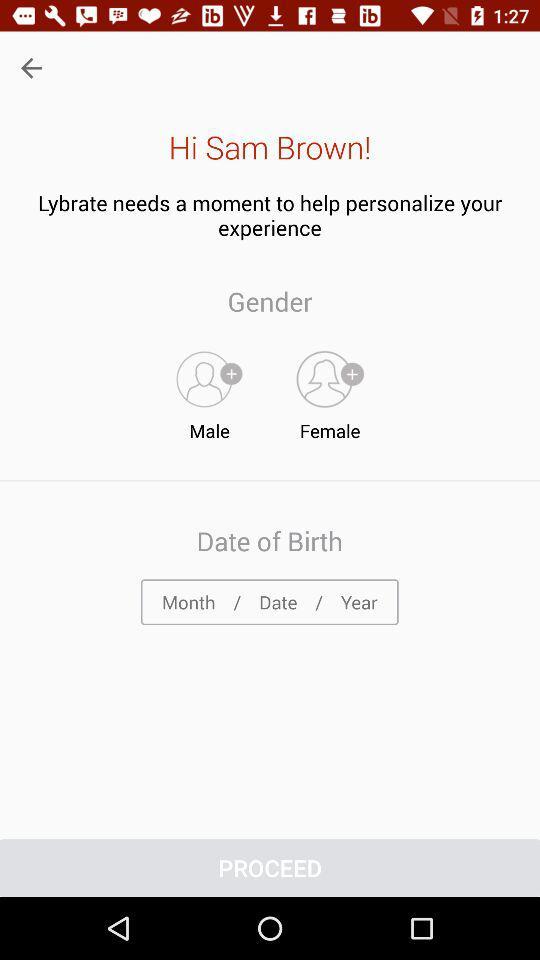 This screenshot has width=540, height=960. I want to click on item to the right of the male, so click(330, 390).